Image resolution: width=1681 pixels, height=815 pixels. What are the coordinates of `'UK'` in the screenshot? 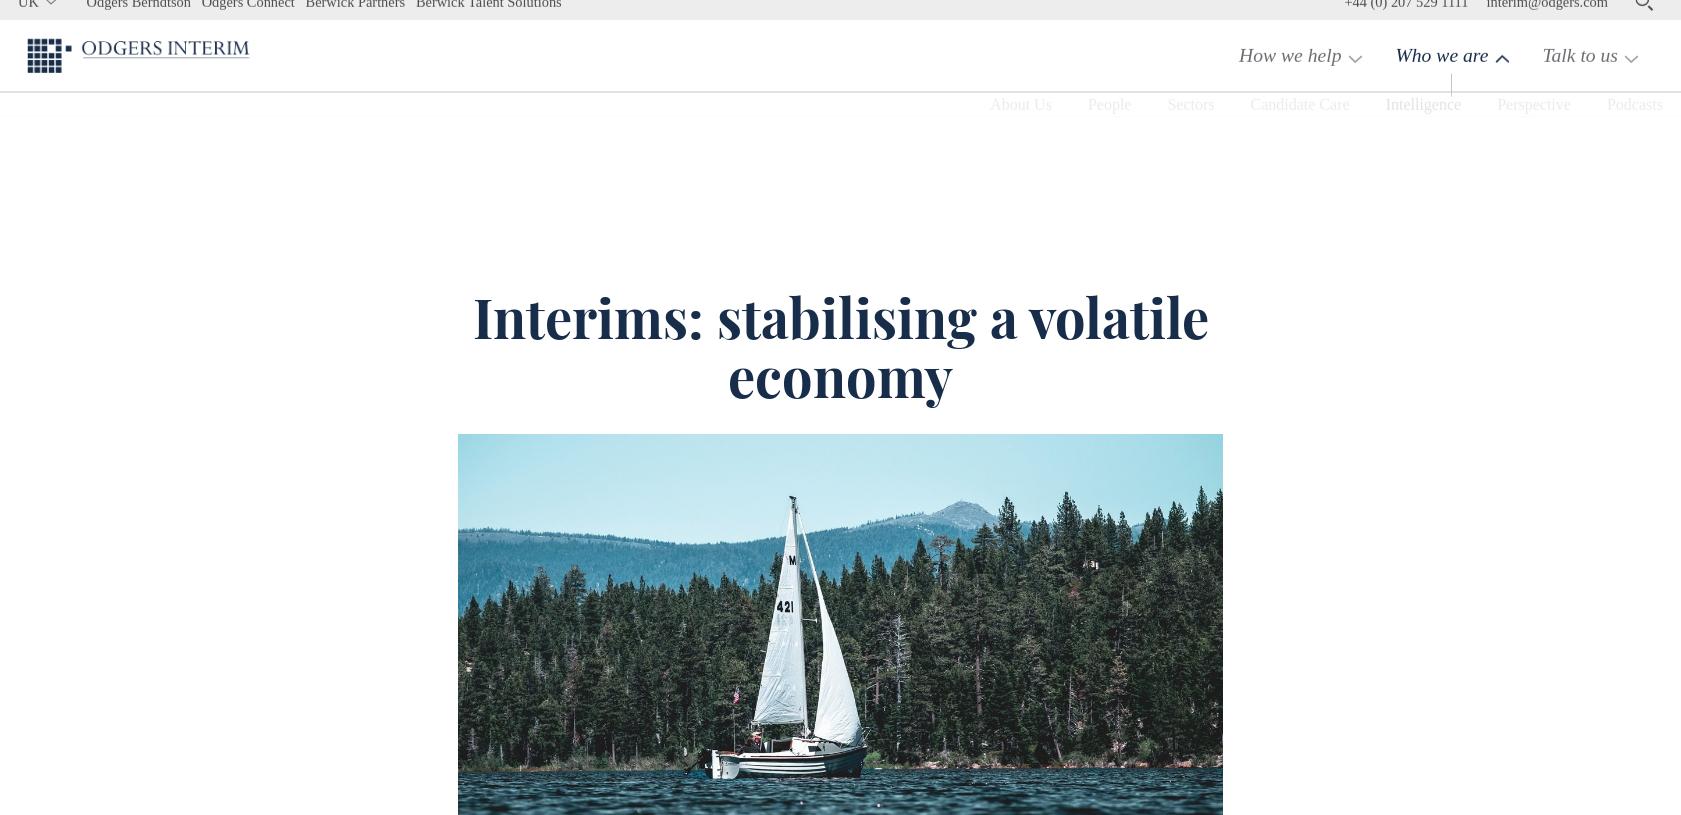 It's located at (27, 17).